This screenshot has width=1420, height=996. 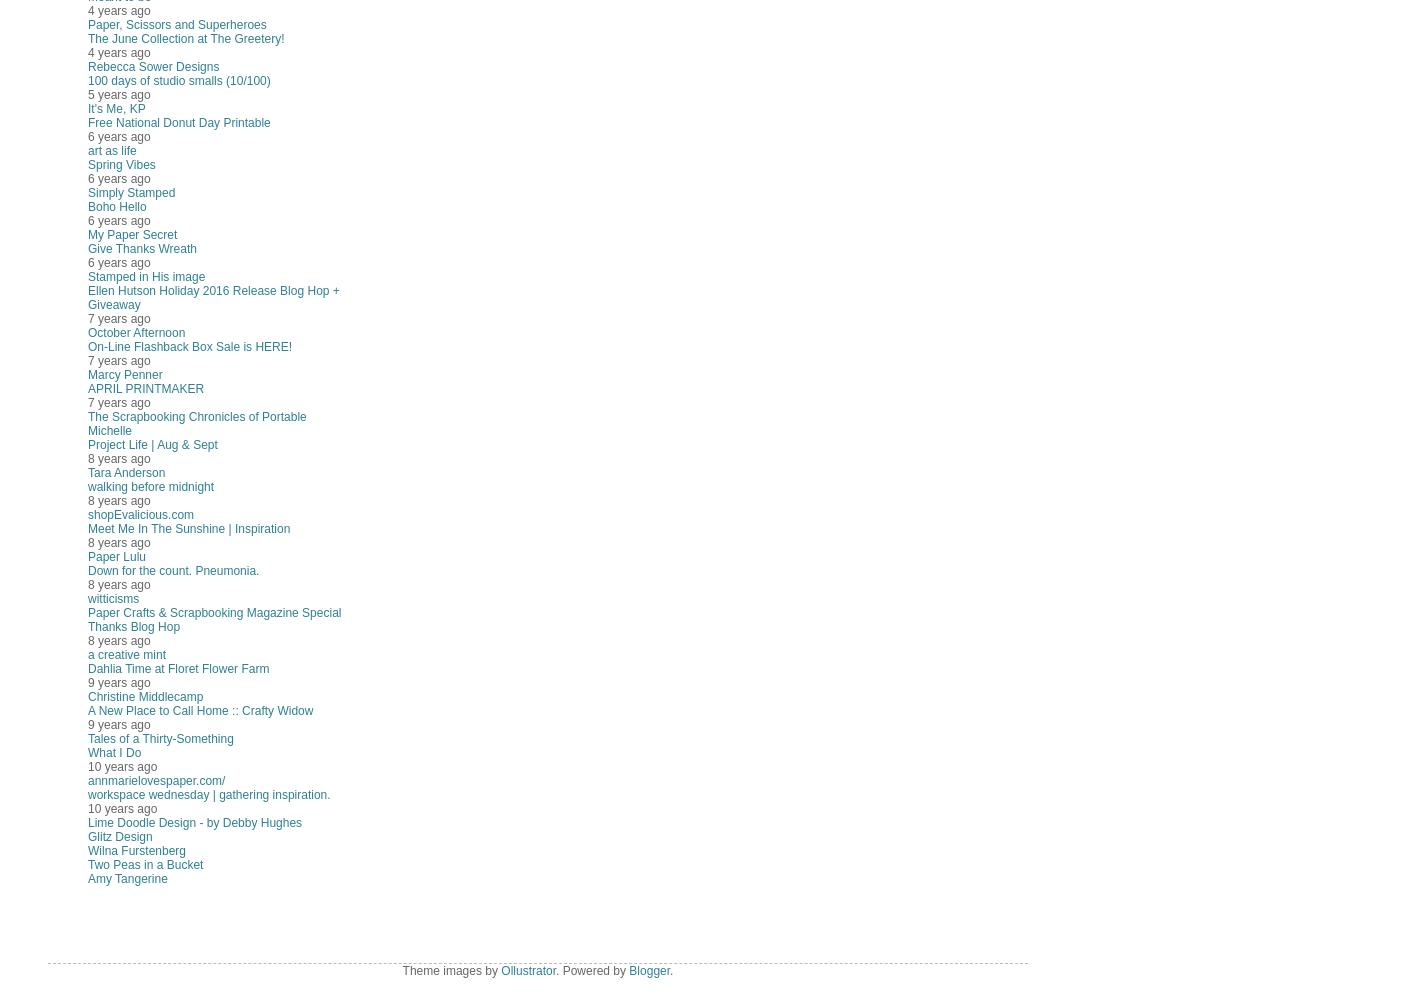 What do you see at coordinates (172, 570) in the screenshot?
I see `'Down for the count.  Pneumonia.'` at bounding box center [172, 570].